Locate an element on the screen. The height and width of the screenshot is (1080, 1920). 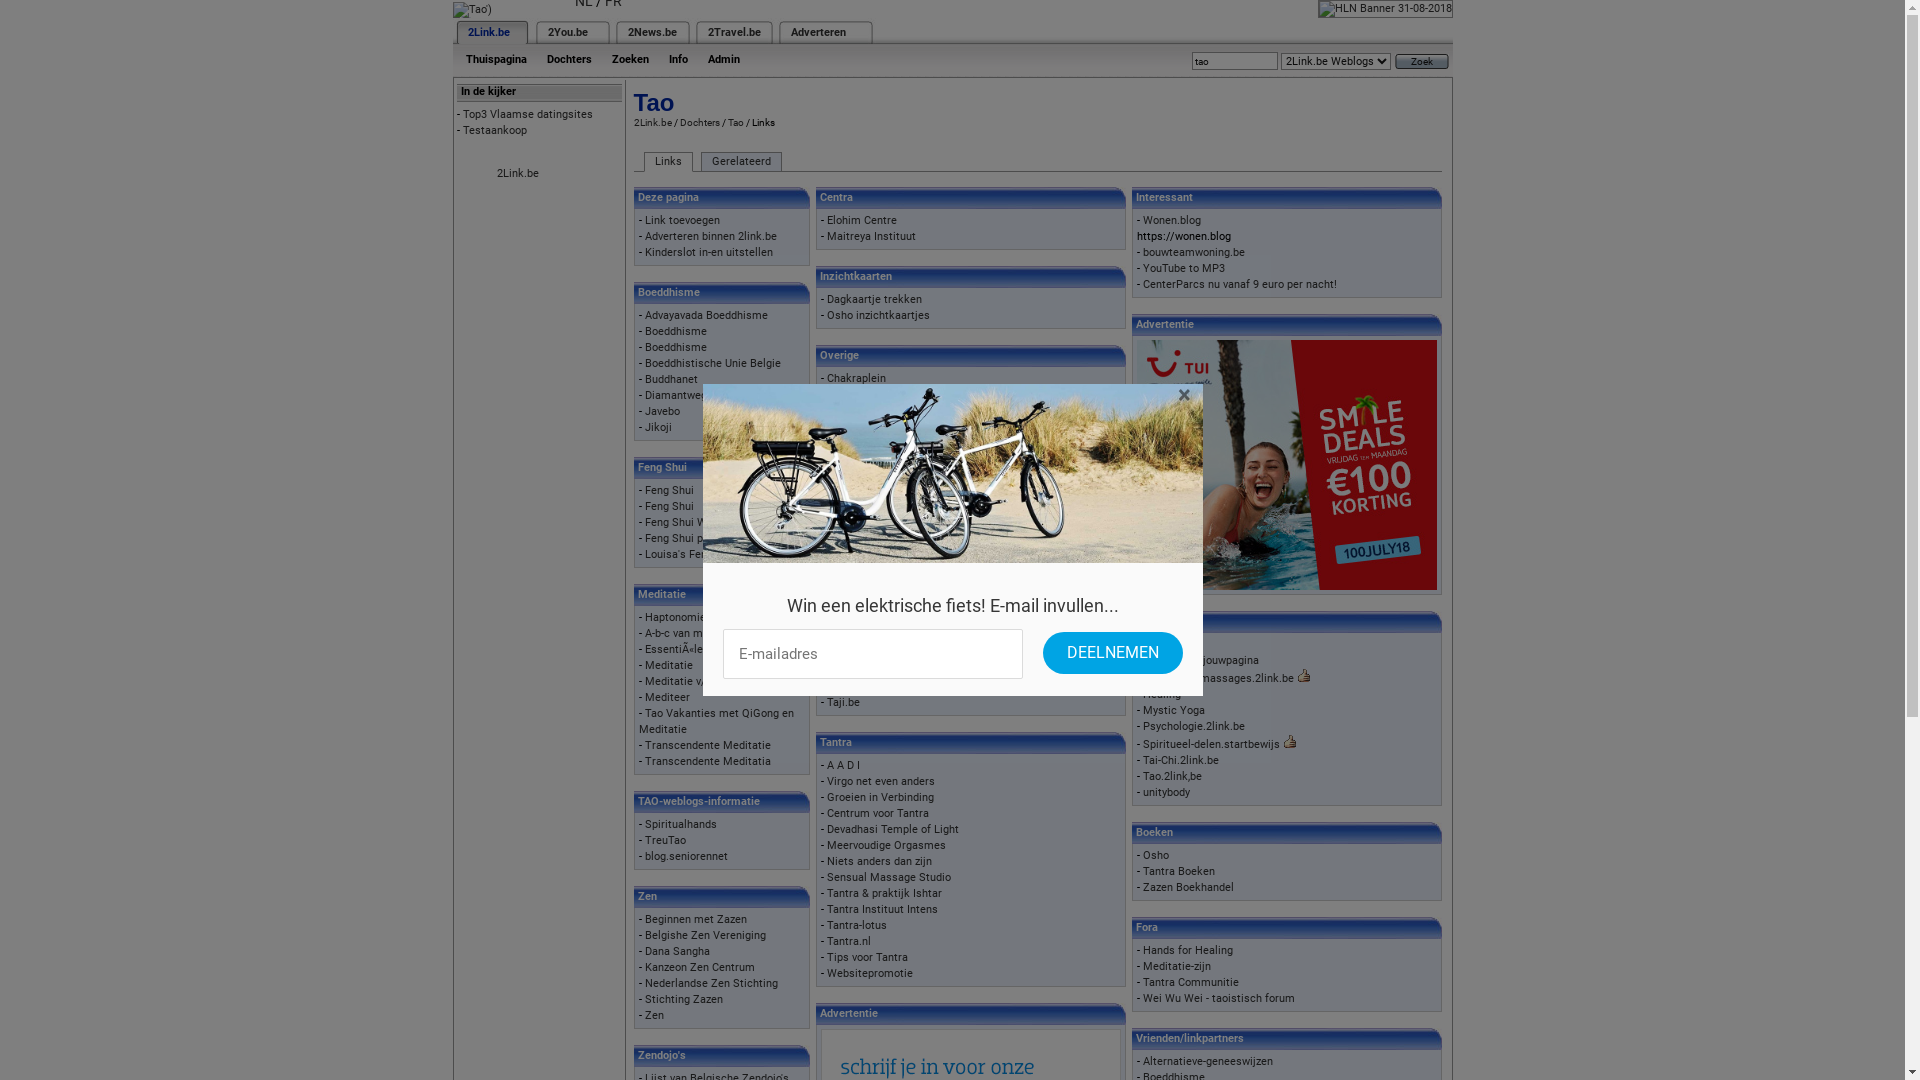
'Tantra.nl' is located at coordinates (848, 941).